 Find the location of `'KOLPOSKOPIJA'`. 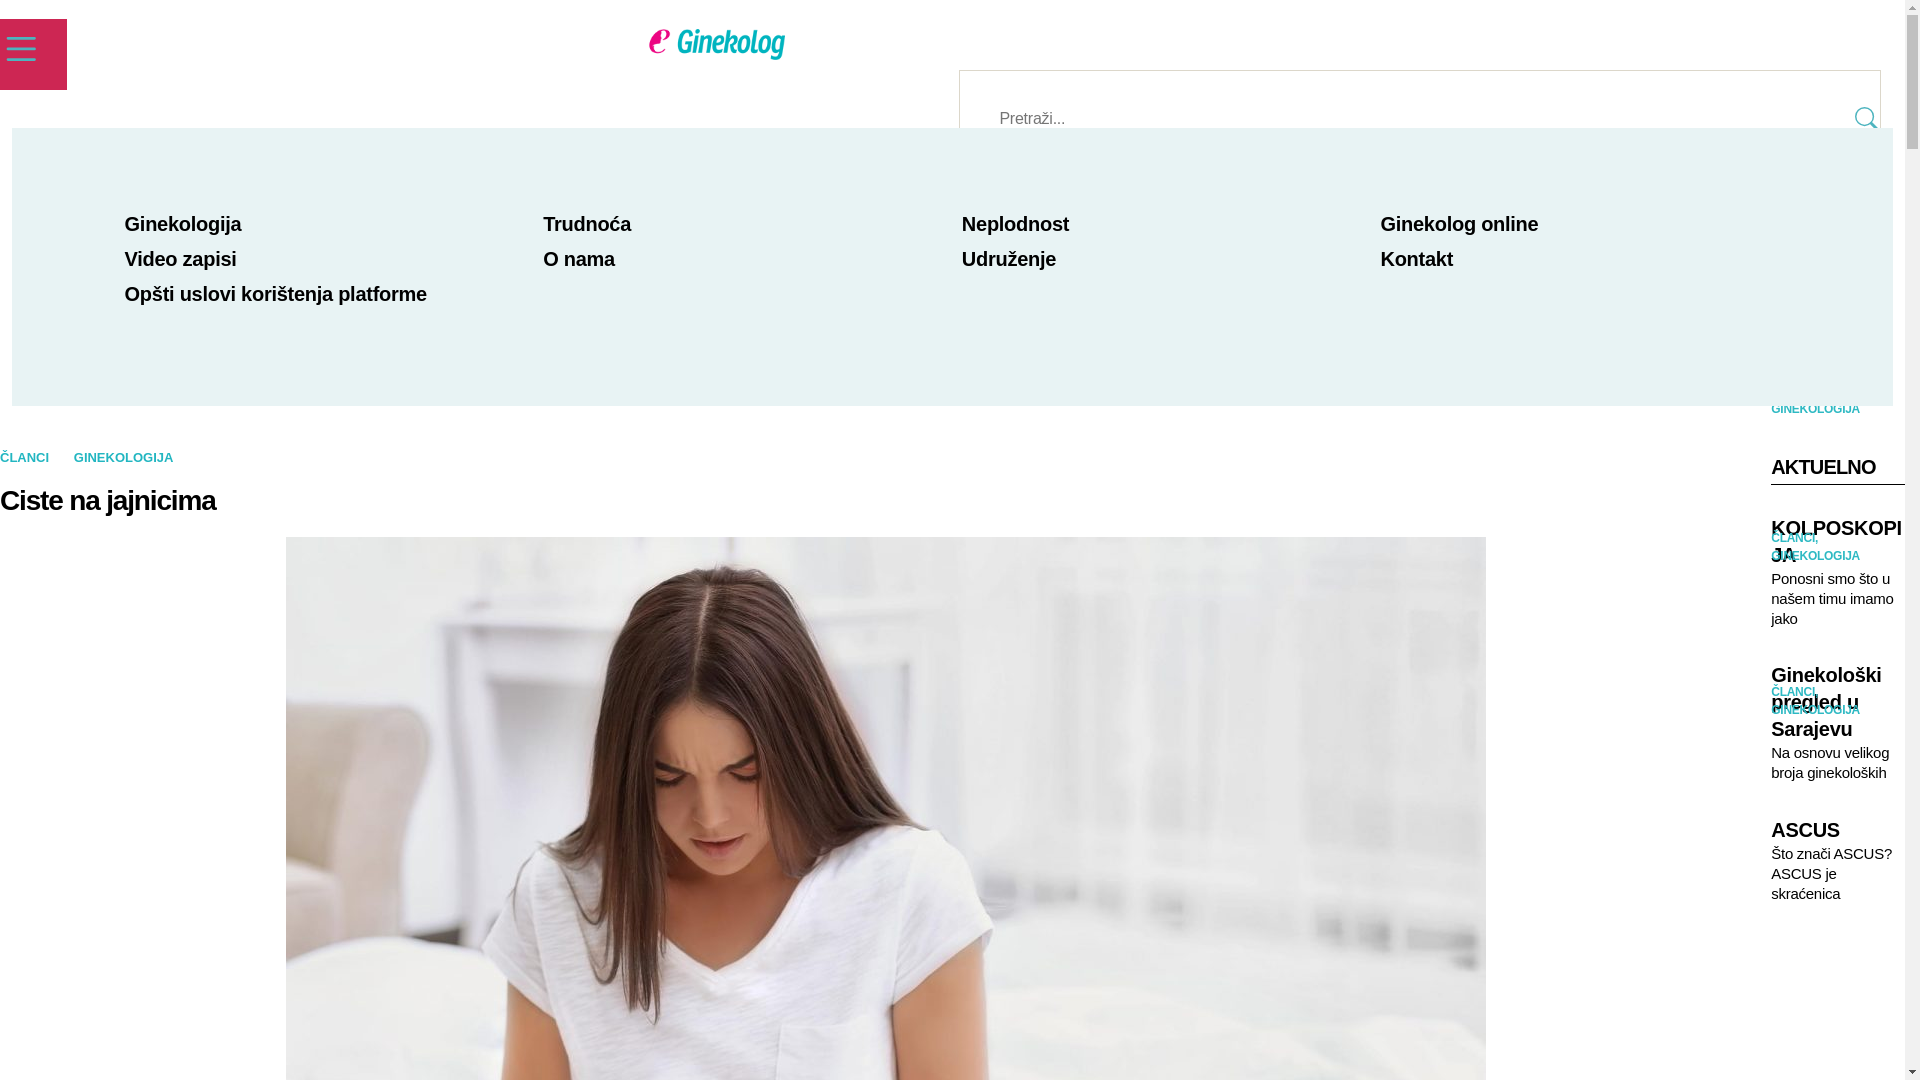

'KOLPOSKOPIJA' is located at coordinates (1771, 542).